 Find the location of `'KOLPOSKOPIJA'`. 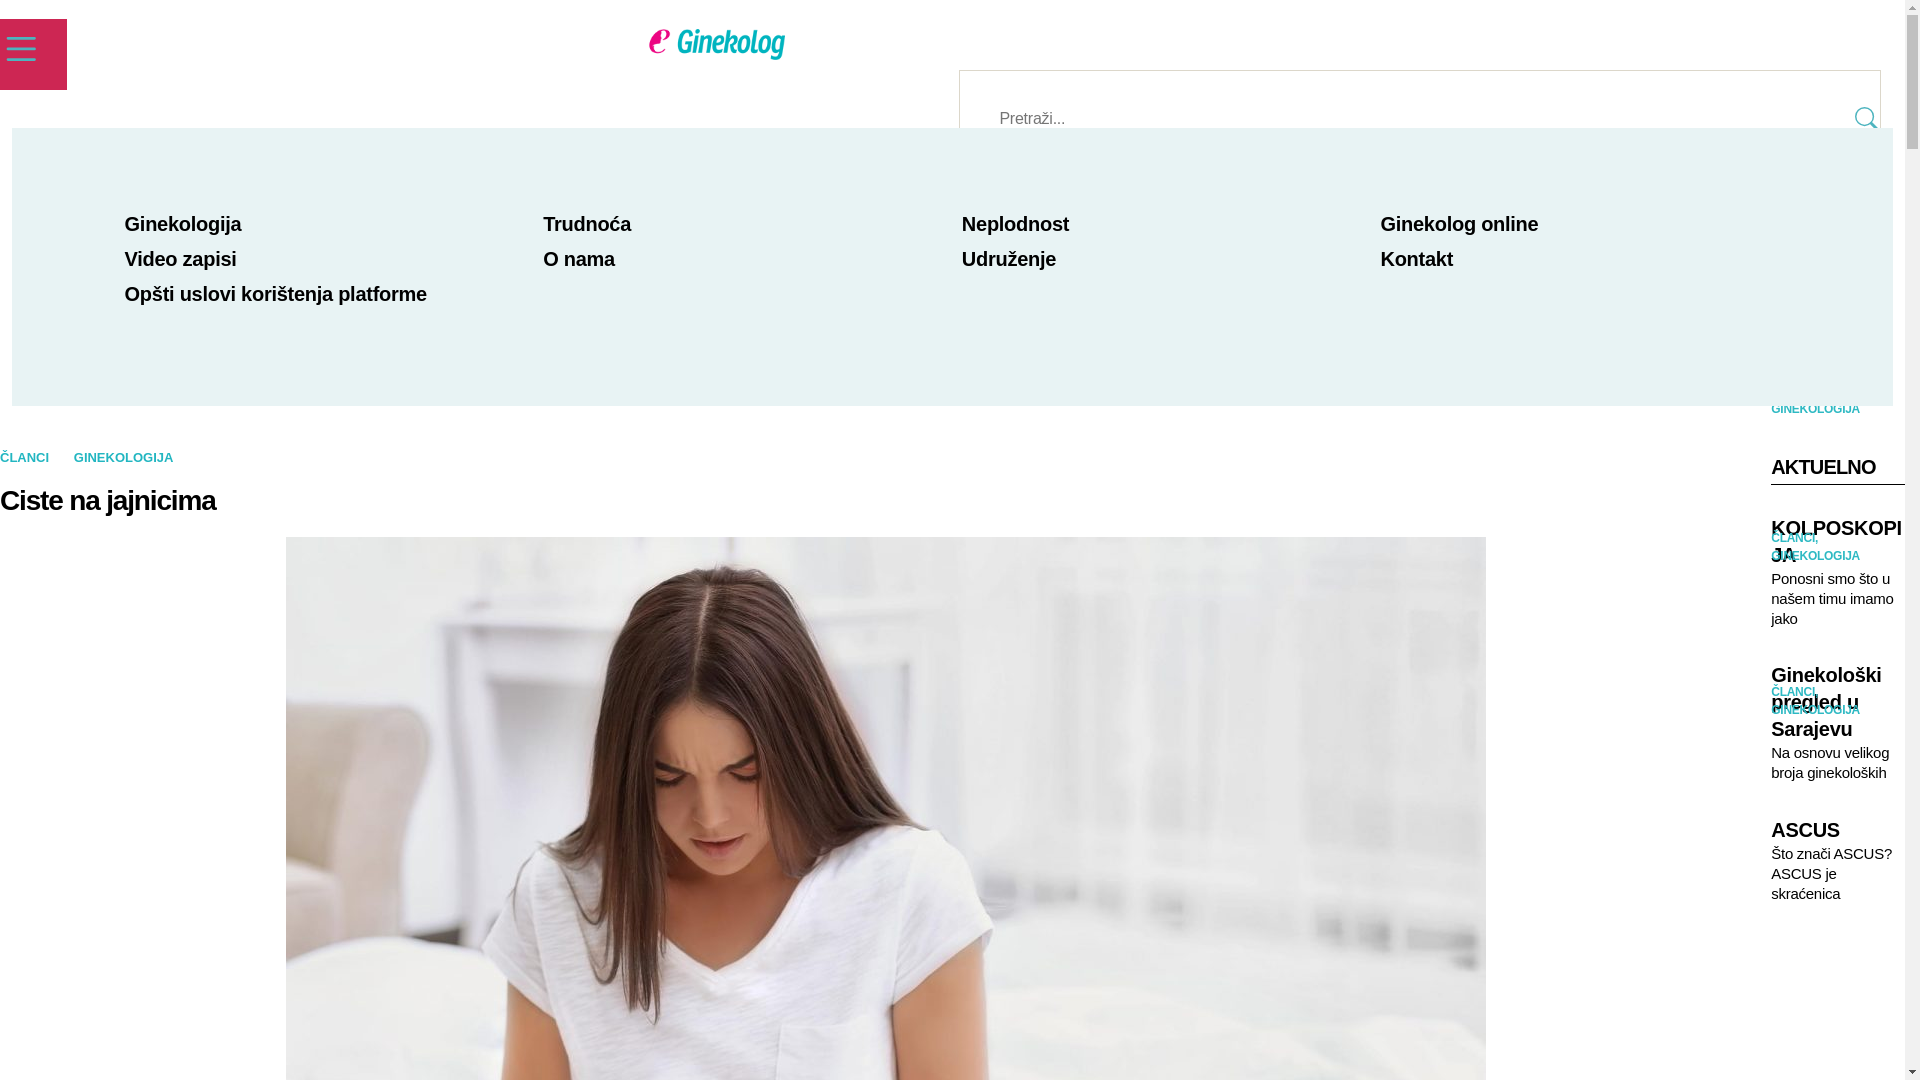

'KOLPOSKOPIJA' is located at coordinates (1771, 542).